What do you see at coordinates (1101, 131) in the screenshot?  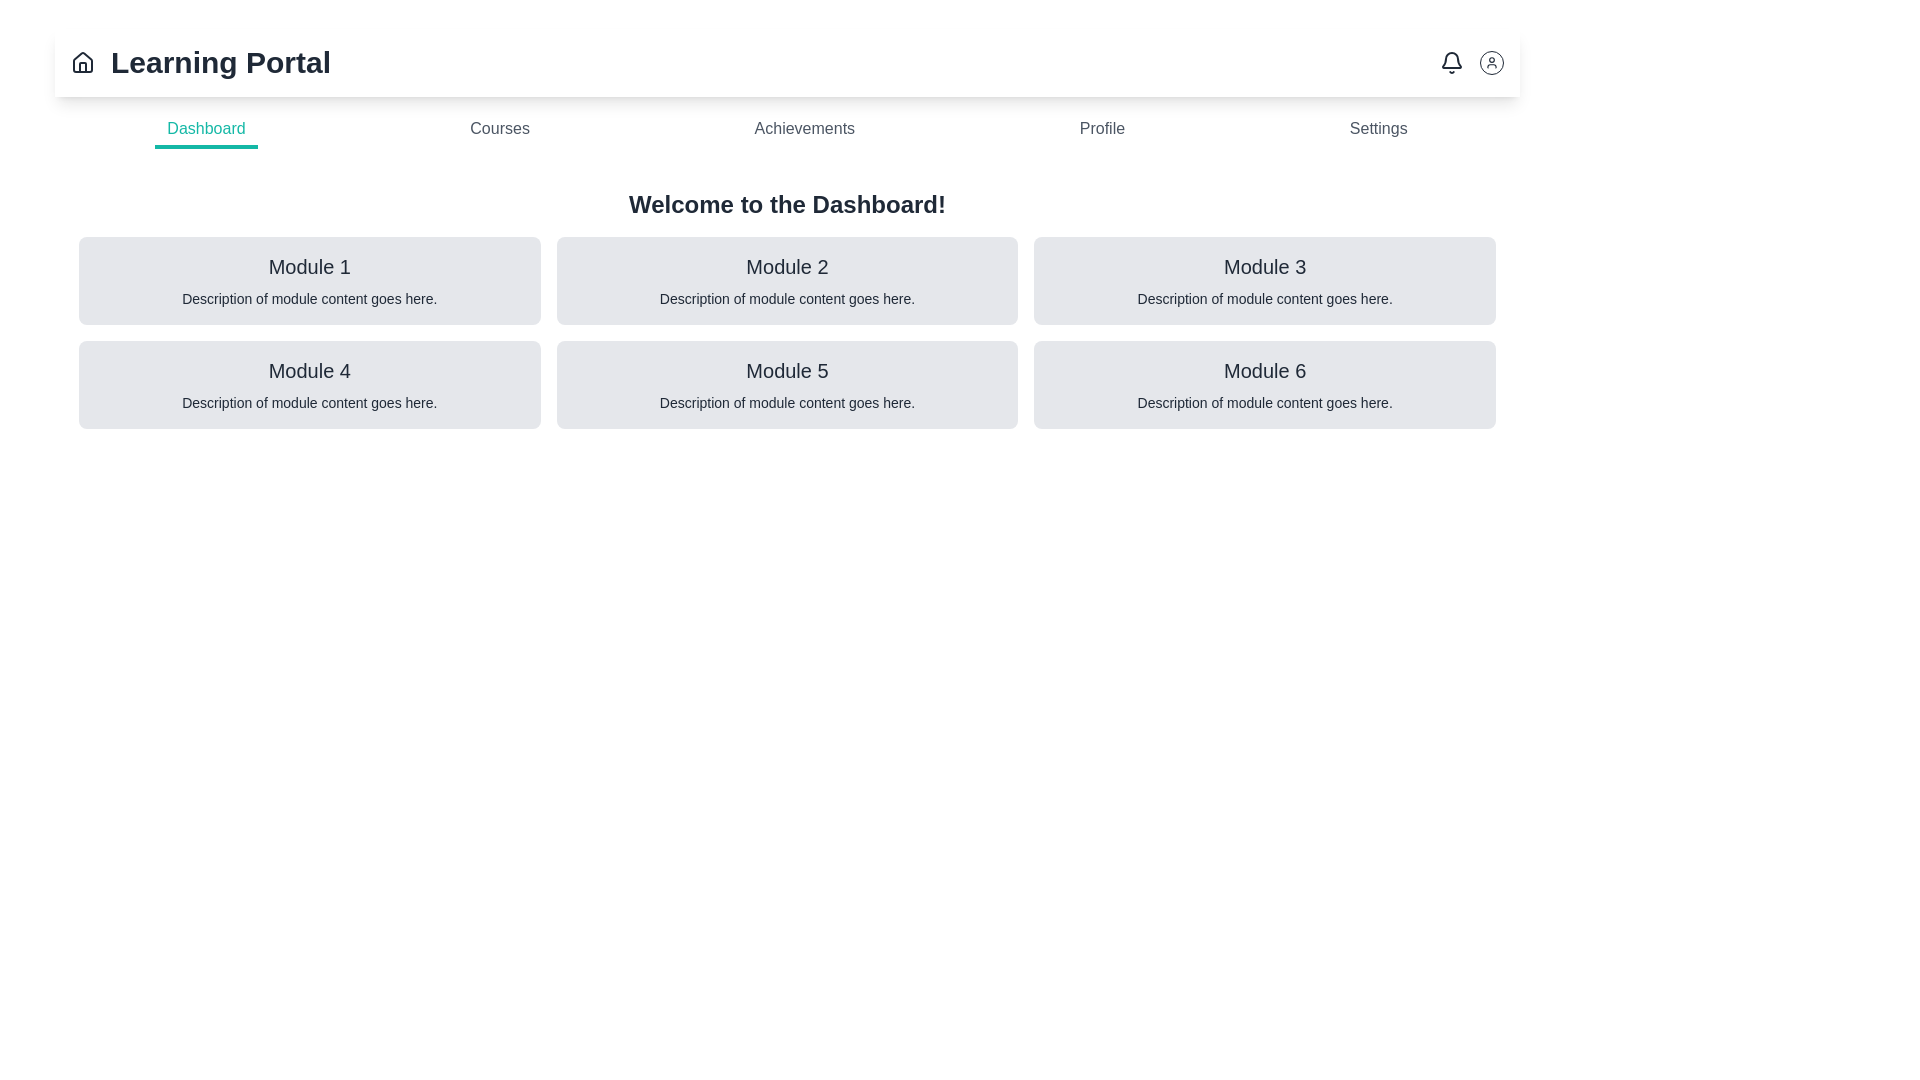 I see `the 'Profile' button in the navigation menu` at bounding box center [1101, 131].